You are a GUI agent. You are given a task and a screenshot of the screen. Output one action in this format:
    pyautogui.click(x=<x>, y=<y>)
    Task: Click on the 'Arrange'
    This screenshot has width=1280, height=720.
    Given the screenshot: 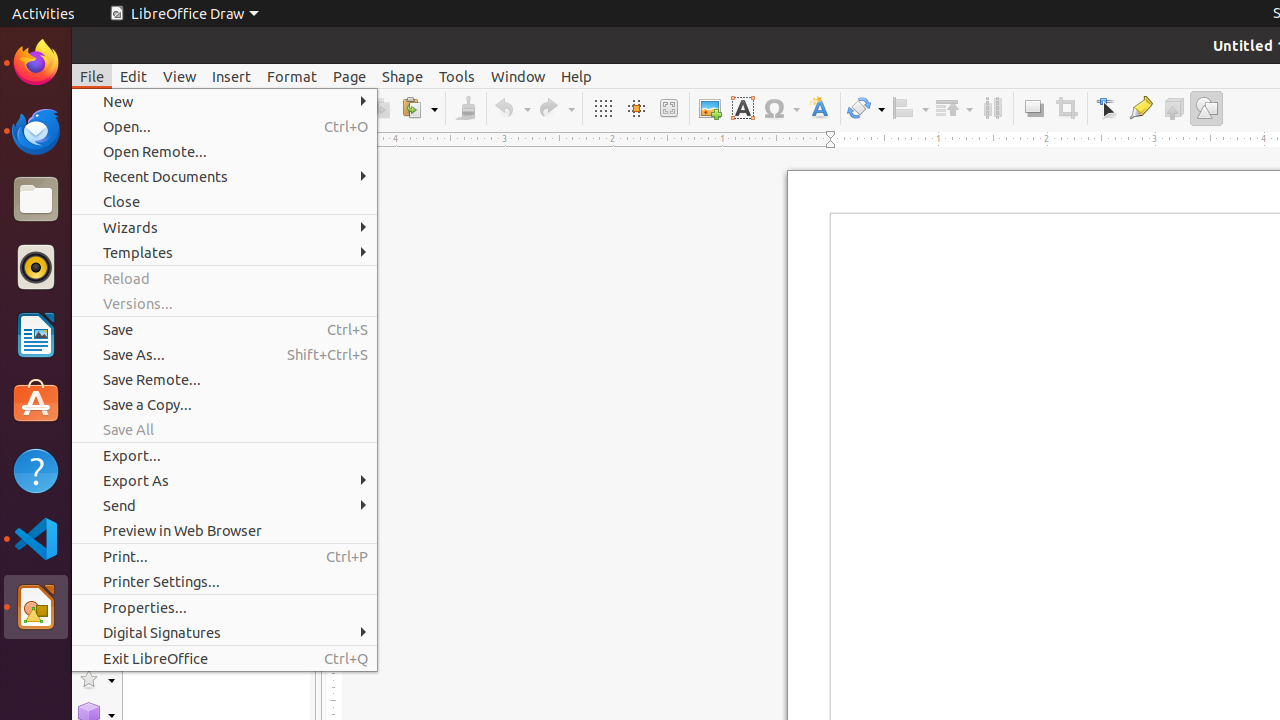 What is the action you would take?
    pyautogui.click(x=952, y=108)
    